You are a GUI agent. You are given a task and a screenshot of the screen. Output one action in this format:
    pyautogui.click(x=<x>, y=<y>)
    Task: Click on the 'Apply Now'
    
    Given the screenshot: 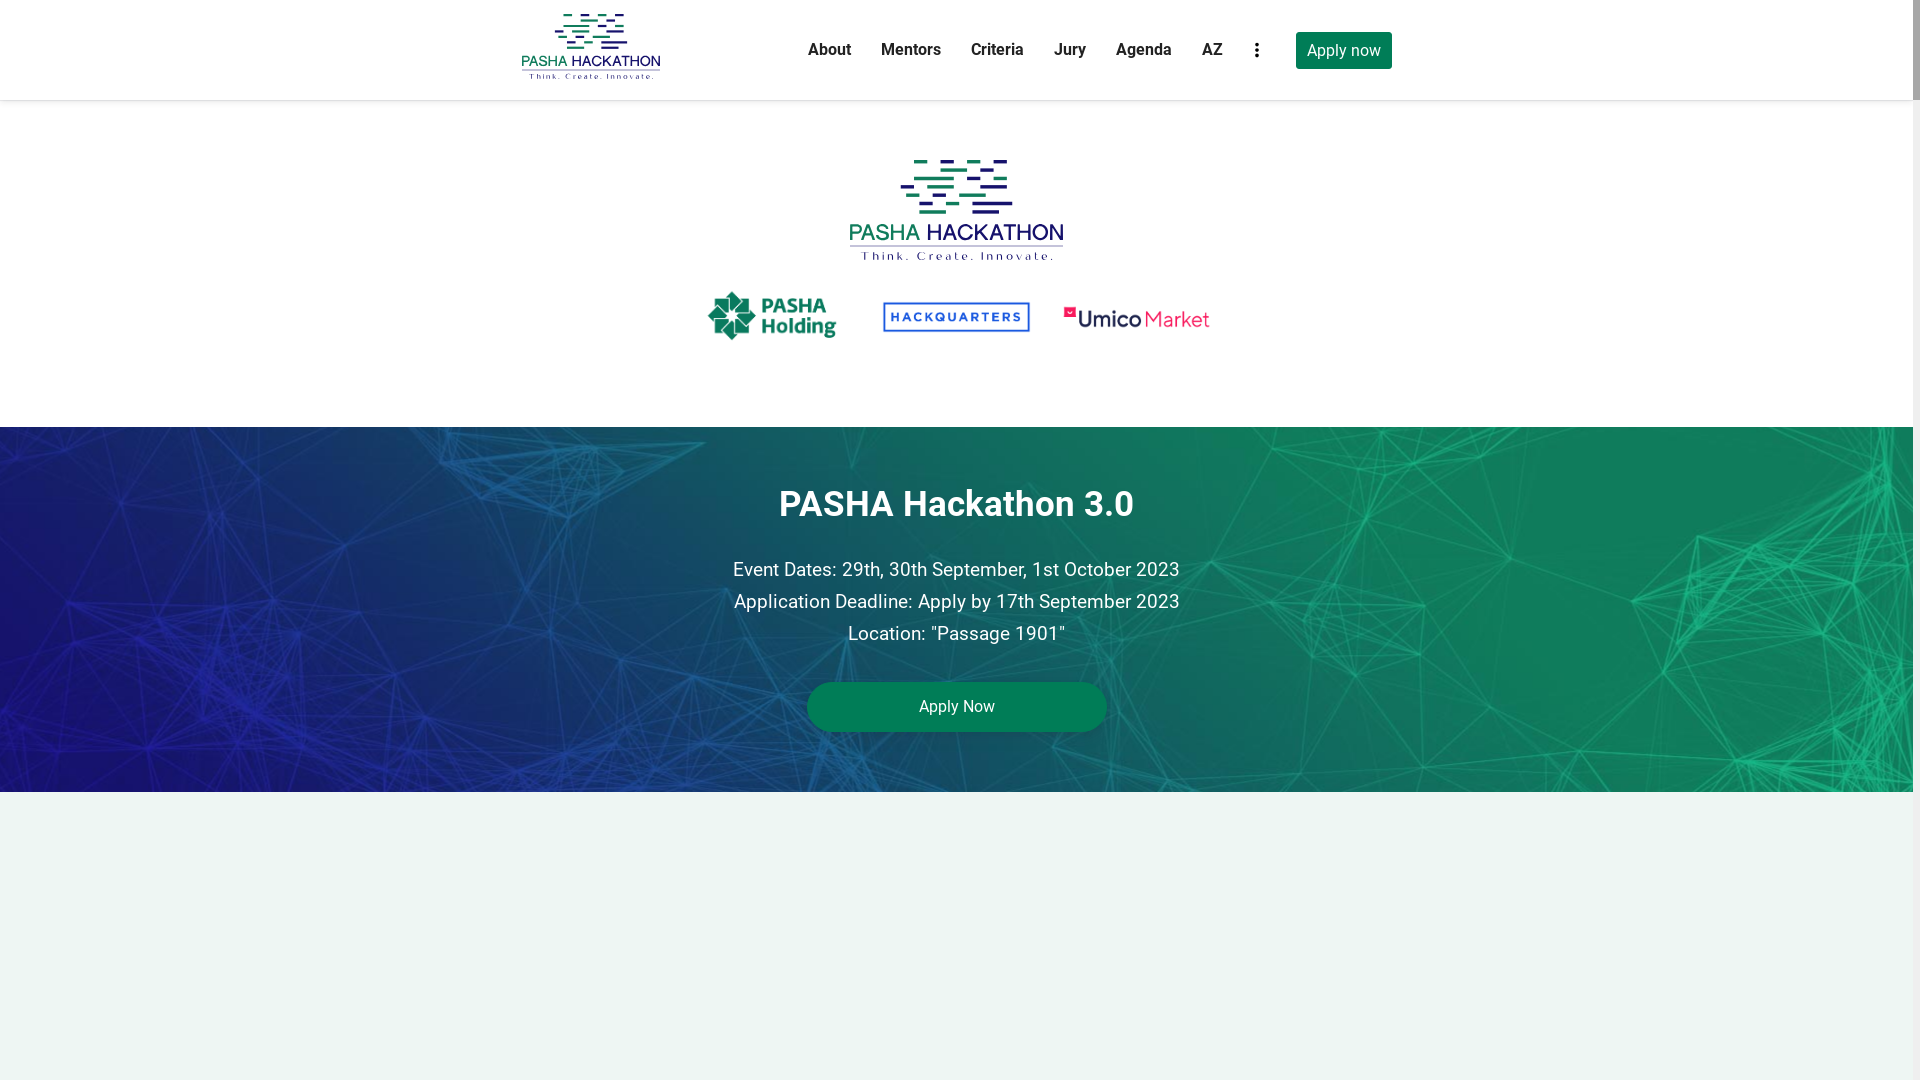 What is the action you would take?
    pyautogui.click(x=954, y=705)
    